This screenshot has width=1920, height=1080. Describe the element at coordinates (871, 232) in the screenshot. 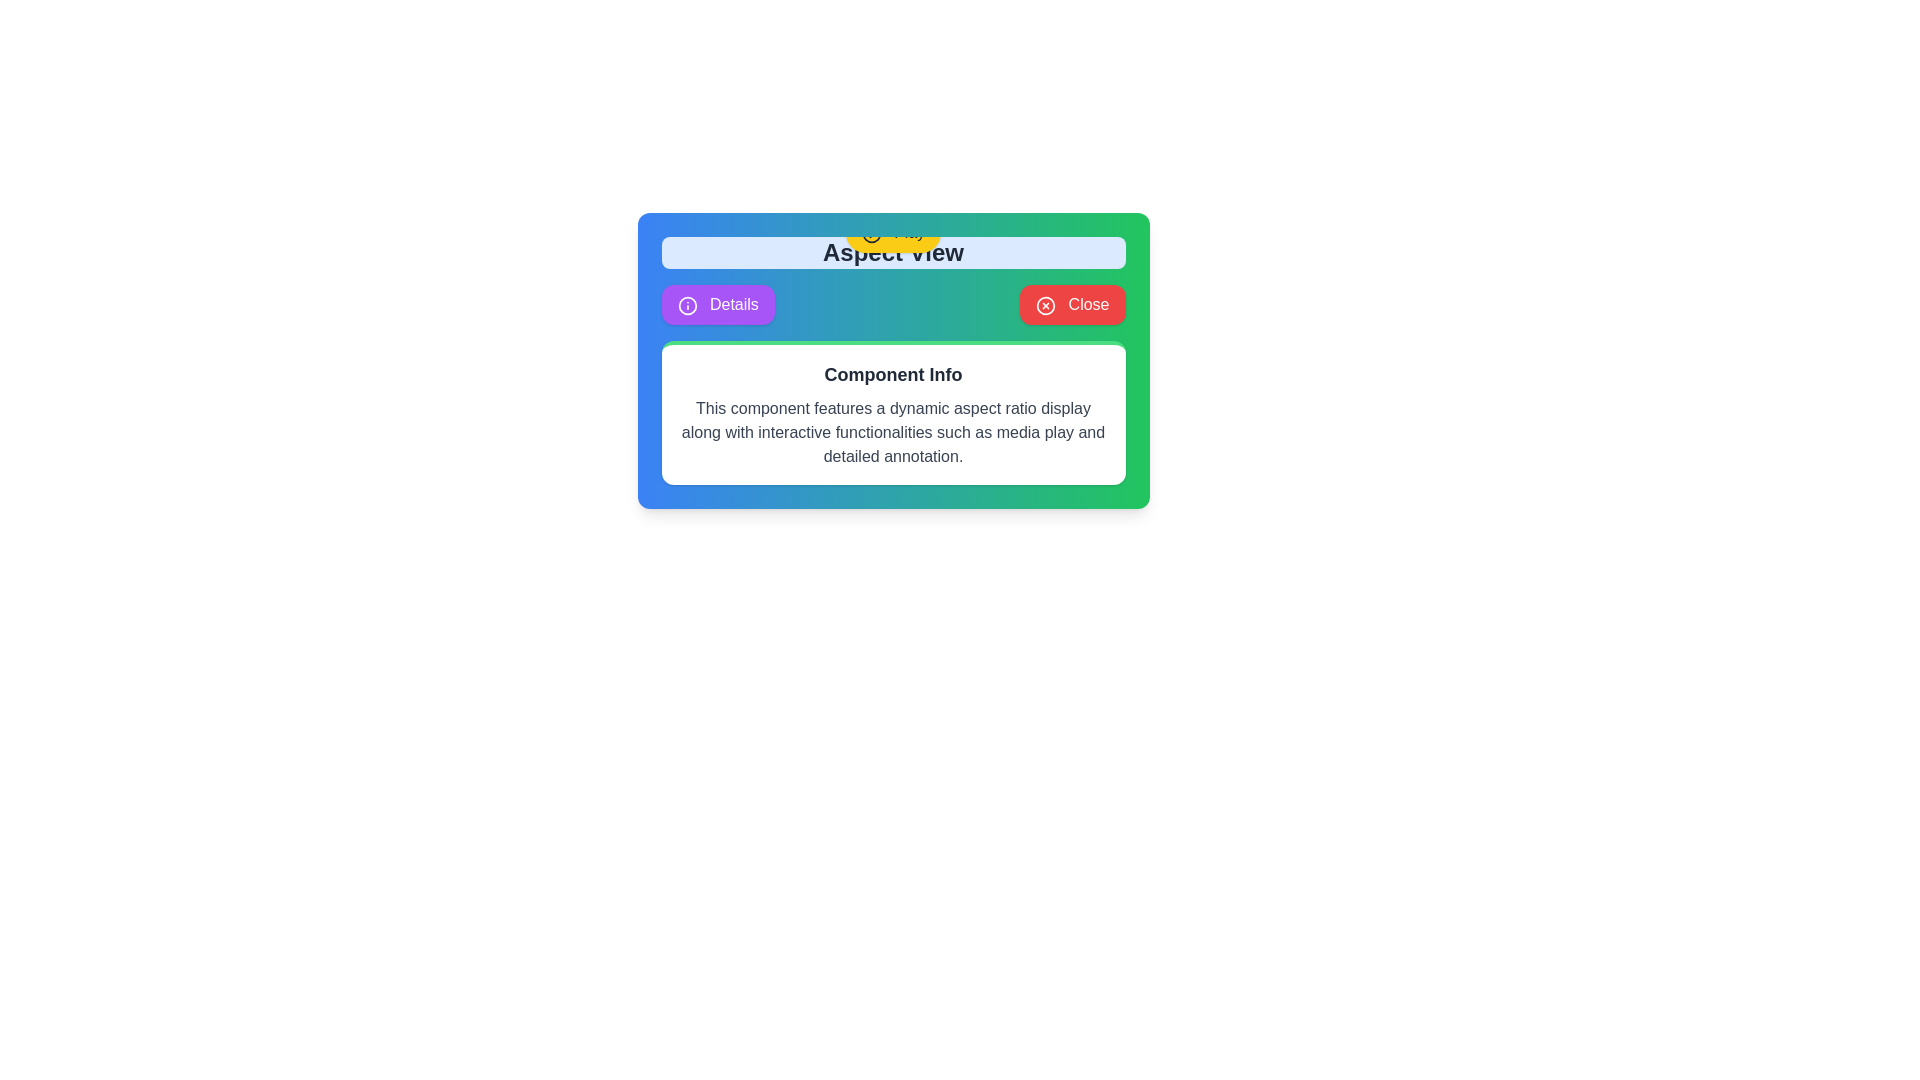

I see `the circular icon located centrally within the 'Aspect view' dialog box, which is bordered and part of a grouped vector graphic, depending on the context` at that location.